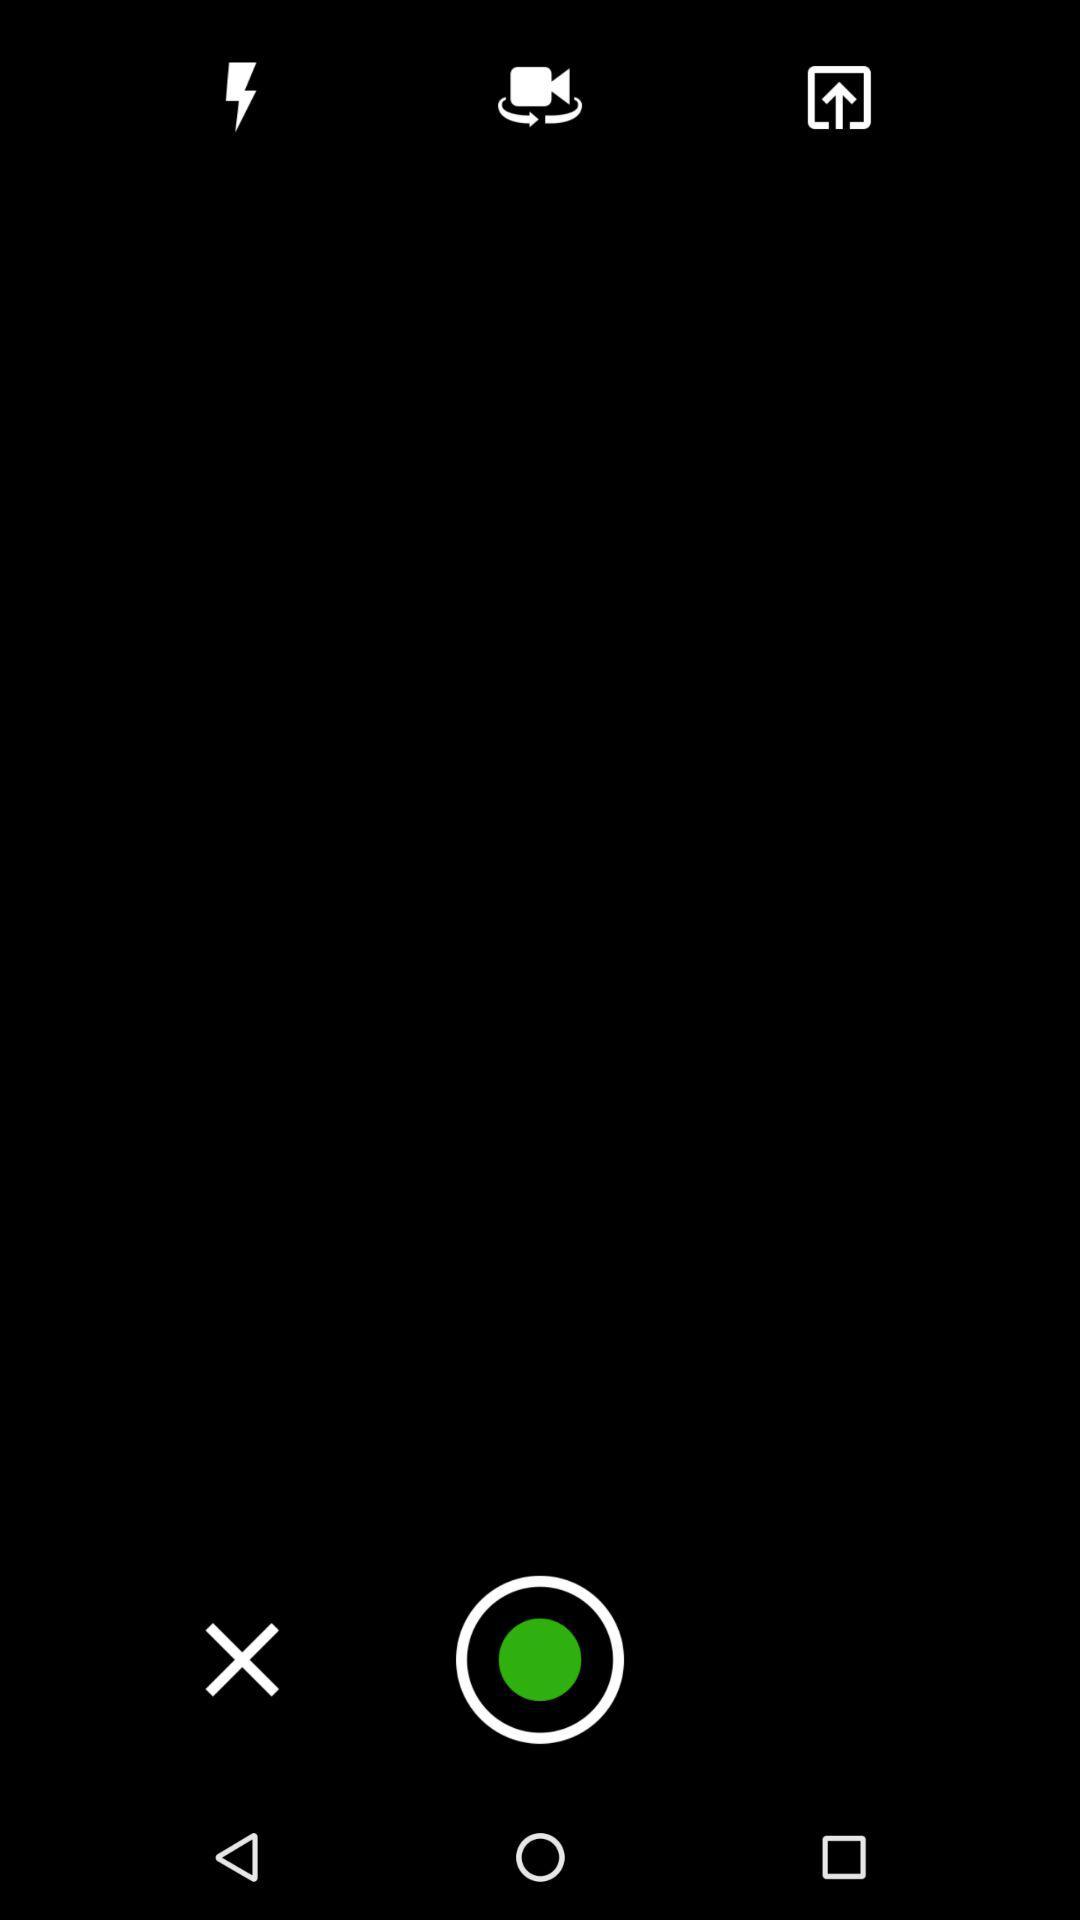 The width and height of the screenshot is (1080, 1920). Describe the element at coordinates (240, 96) in the screenshot. I see `flash icon` at that location.